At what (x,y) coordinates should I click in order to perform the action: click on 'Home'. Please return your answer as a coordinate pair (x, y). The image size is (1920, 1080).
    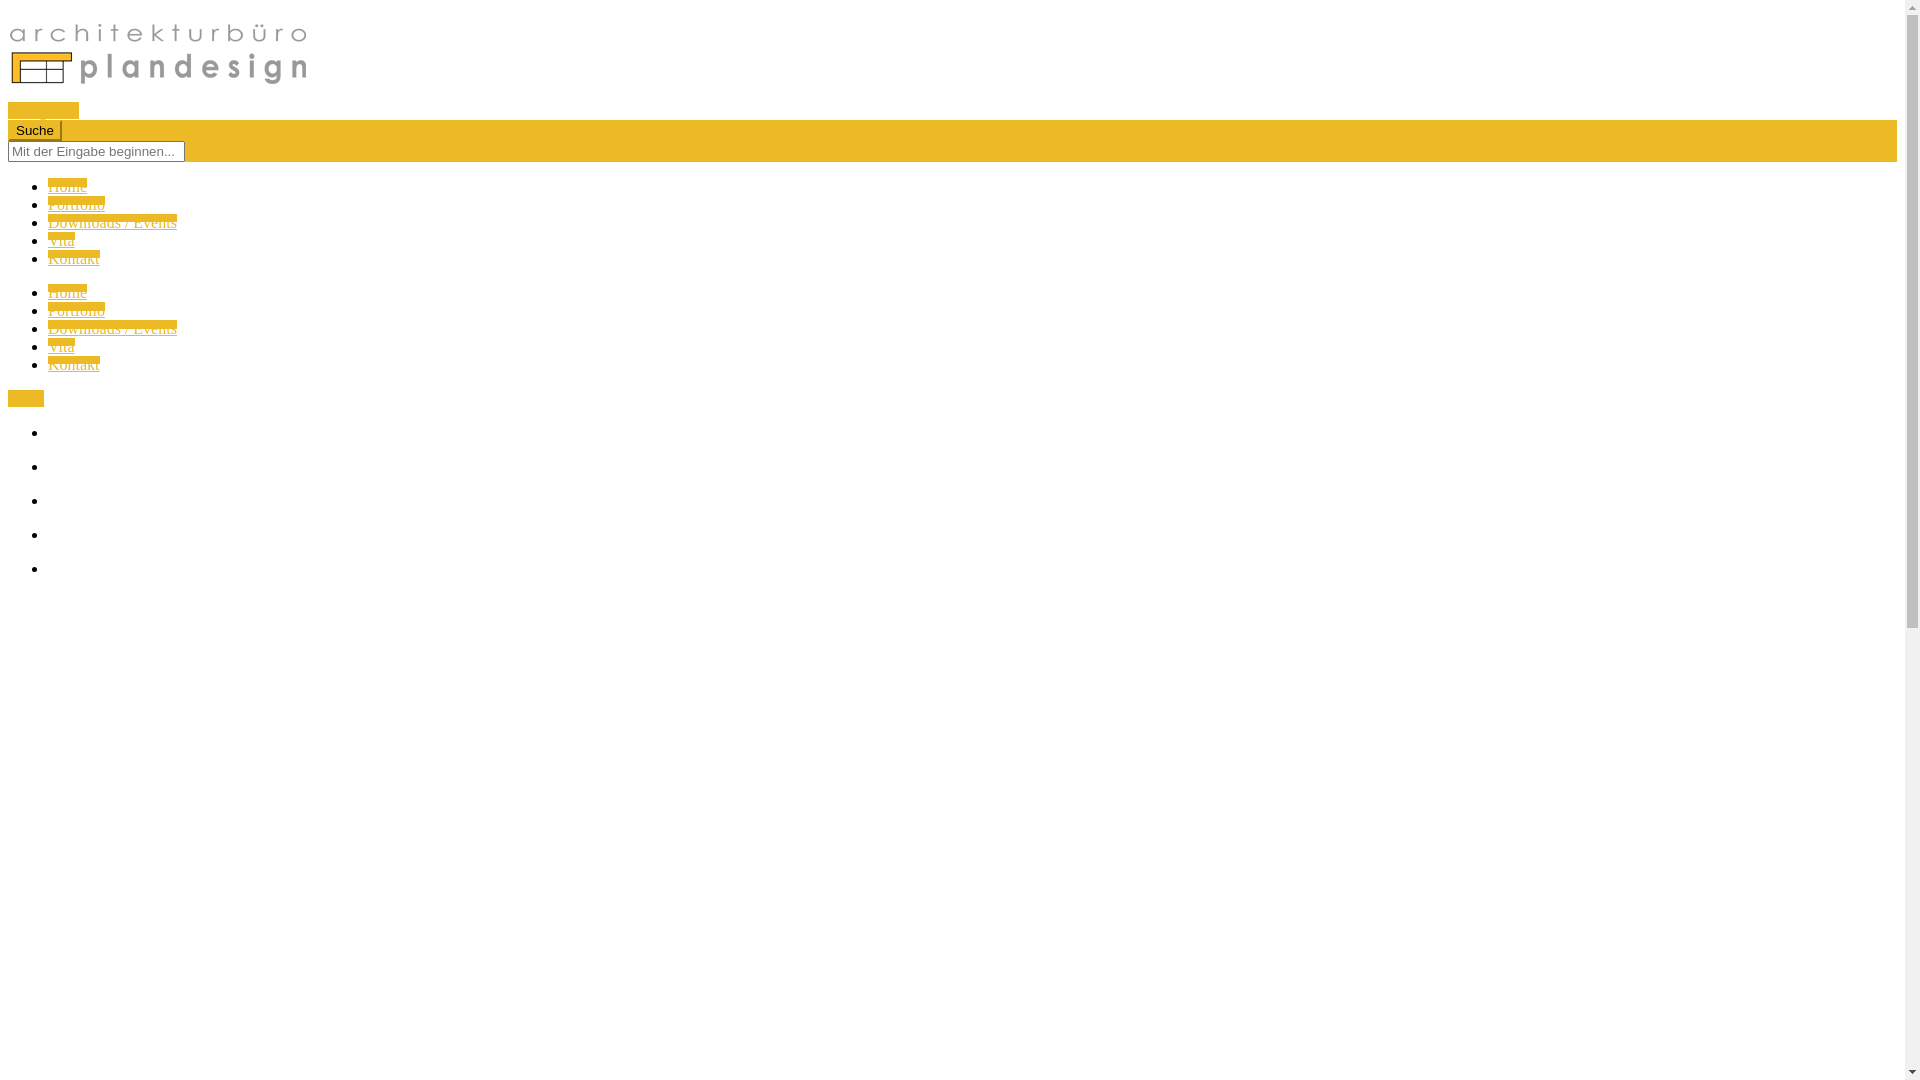
    Looking at the image, I should click on (67, 292).